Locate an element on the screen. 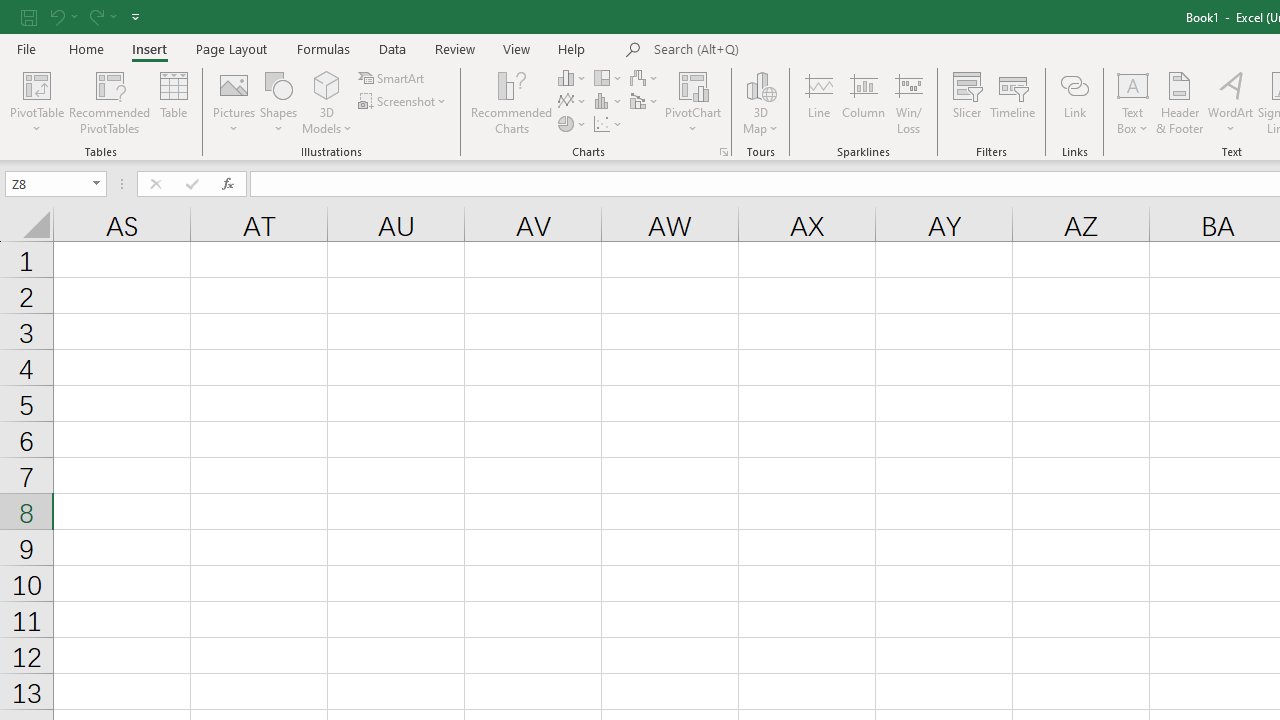 Image resolution: width=1280 pixels, height=720 pixels. 'View' is located at coordinates (517, 48).